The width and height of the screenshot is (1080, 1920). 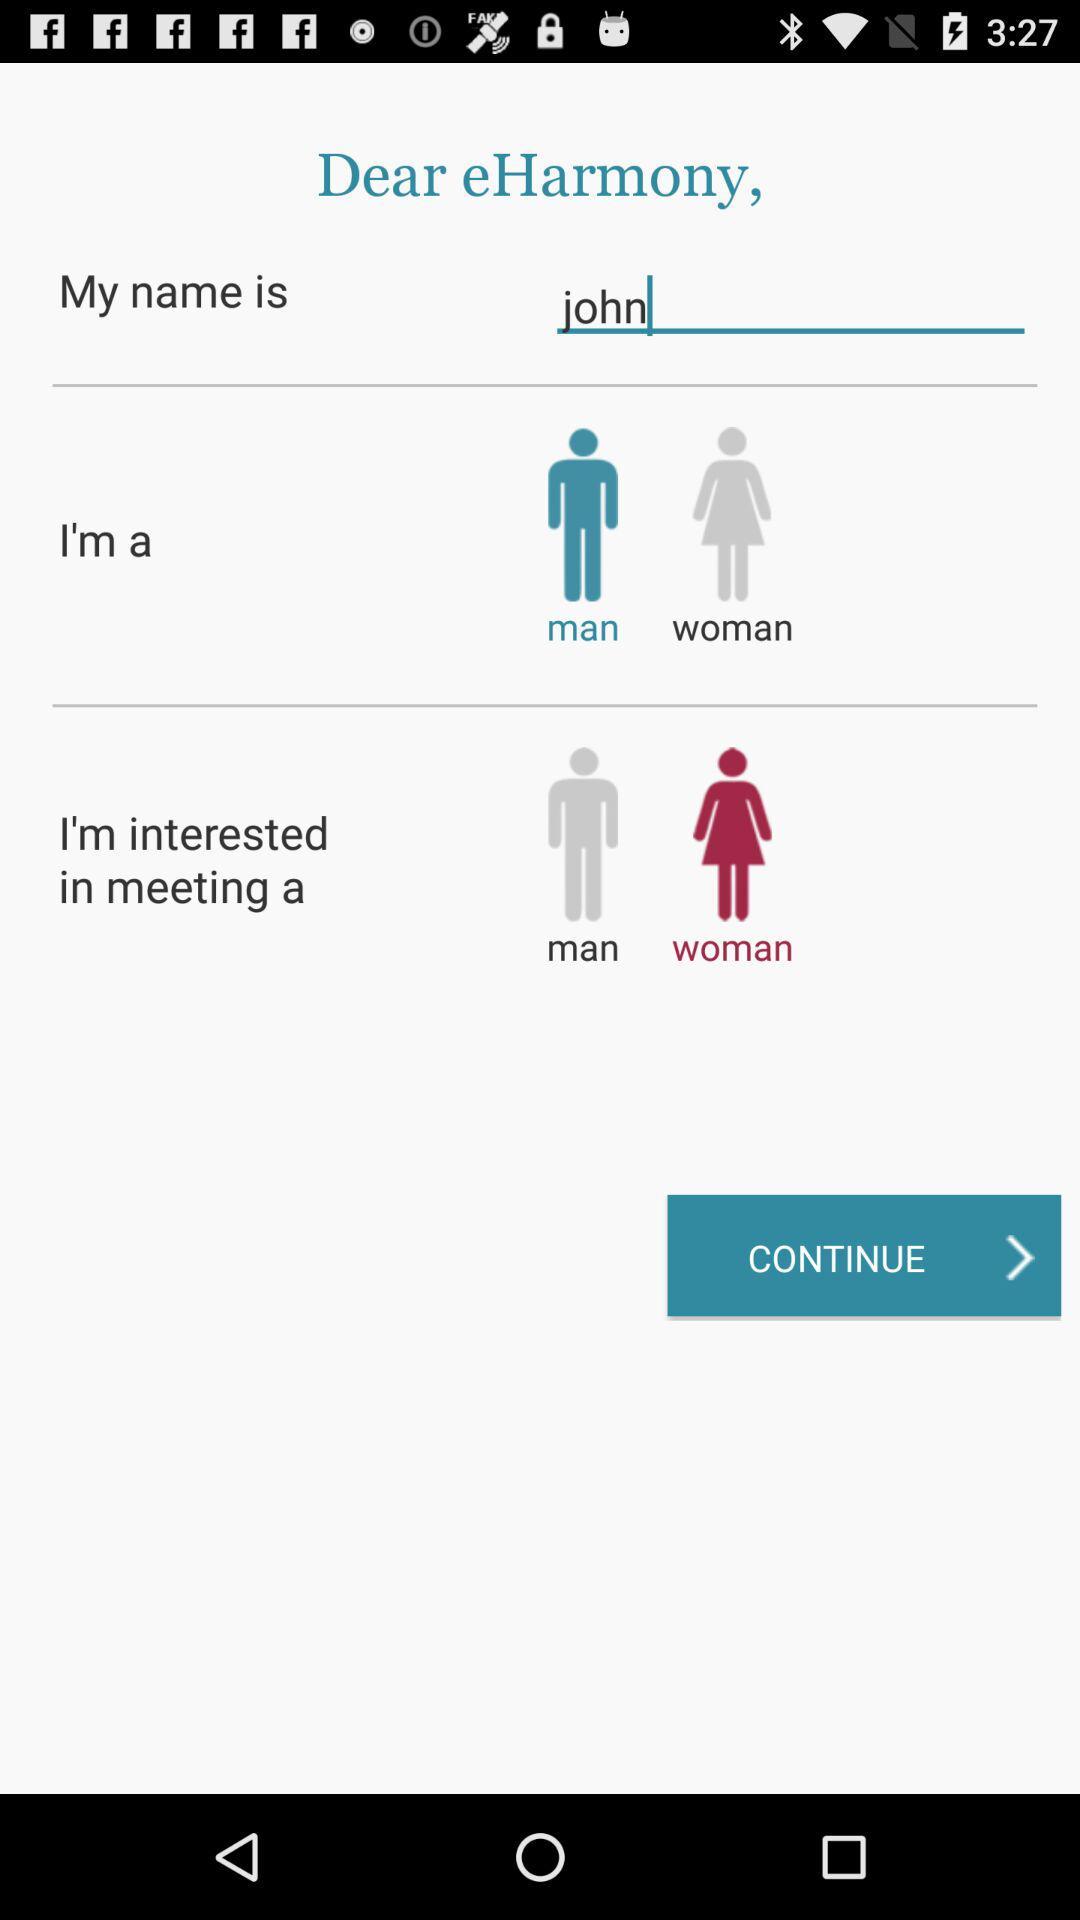 I want to click on icon next to my name is icon, so click(x=789, y=304).